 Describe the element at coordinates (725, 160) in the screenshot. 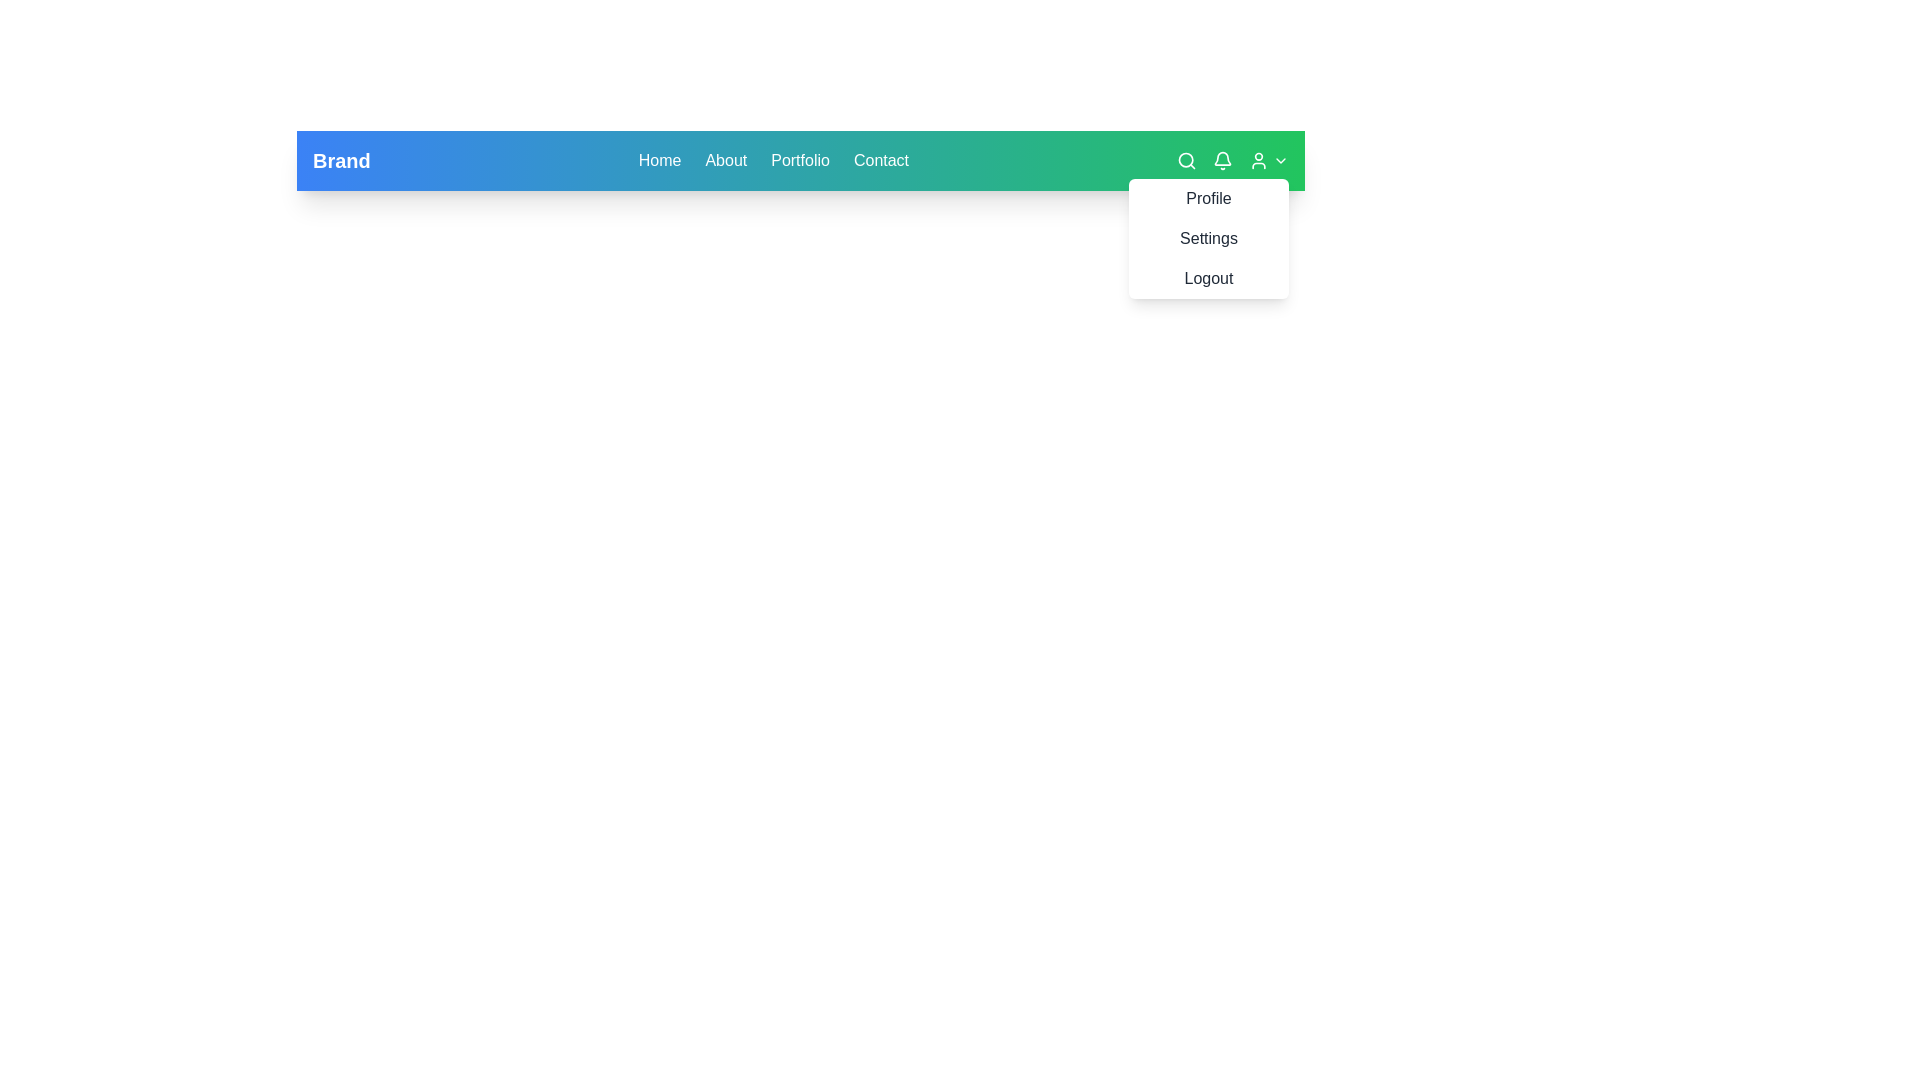

I see `the 'About' textual hyperlink, which is the second item in the horizontal menu structure, to trigger visual feedback` at that location.